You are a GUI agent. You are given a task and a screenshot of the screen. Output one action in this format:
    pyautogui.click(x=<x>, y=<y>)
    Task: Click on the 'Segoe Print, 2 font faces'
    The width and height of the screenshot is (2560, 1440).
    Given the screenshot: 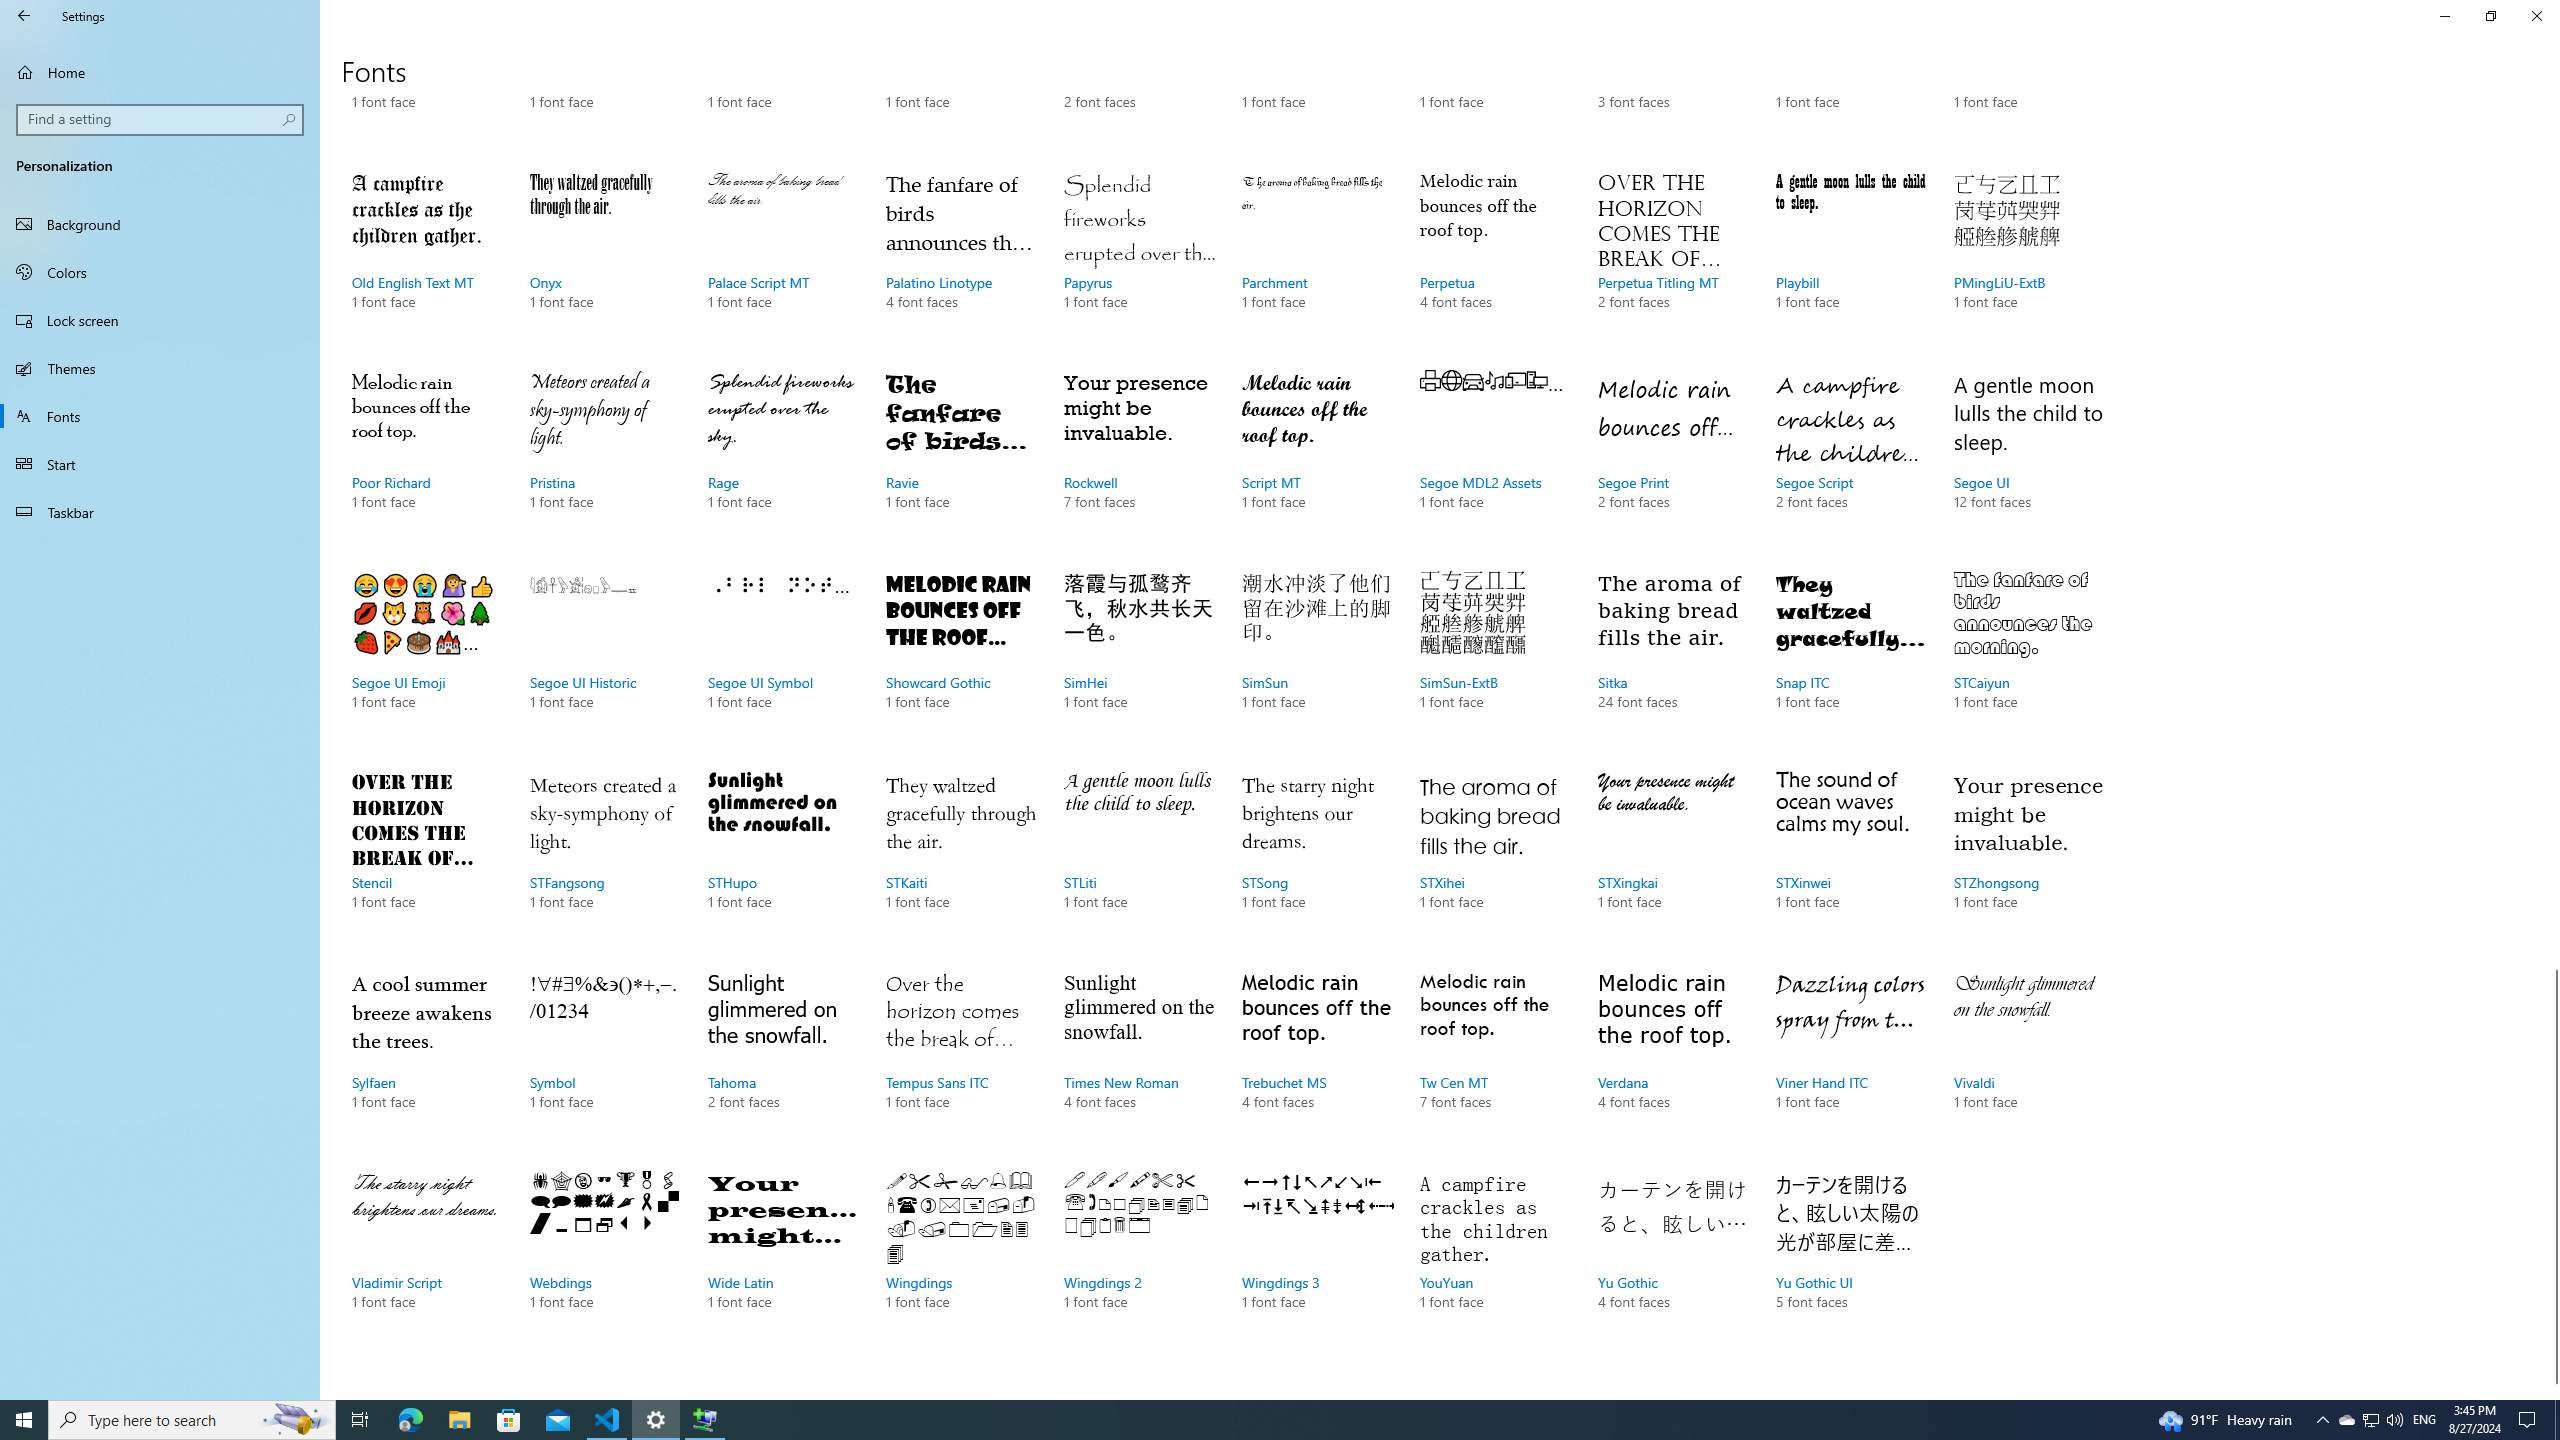 What is the action you would take?
    pyautogui.click(x=1671, y=460)
    